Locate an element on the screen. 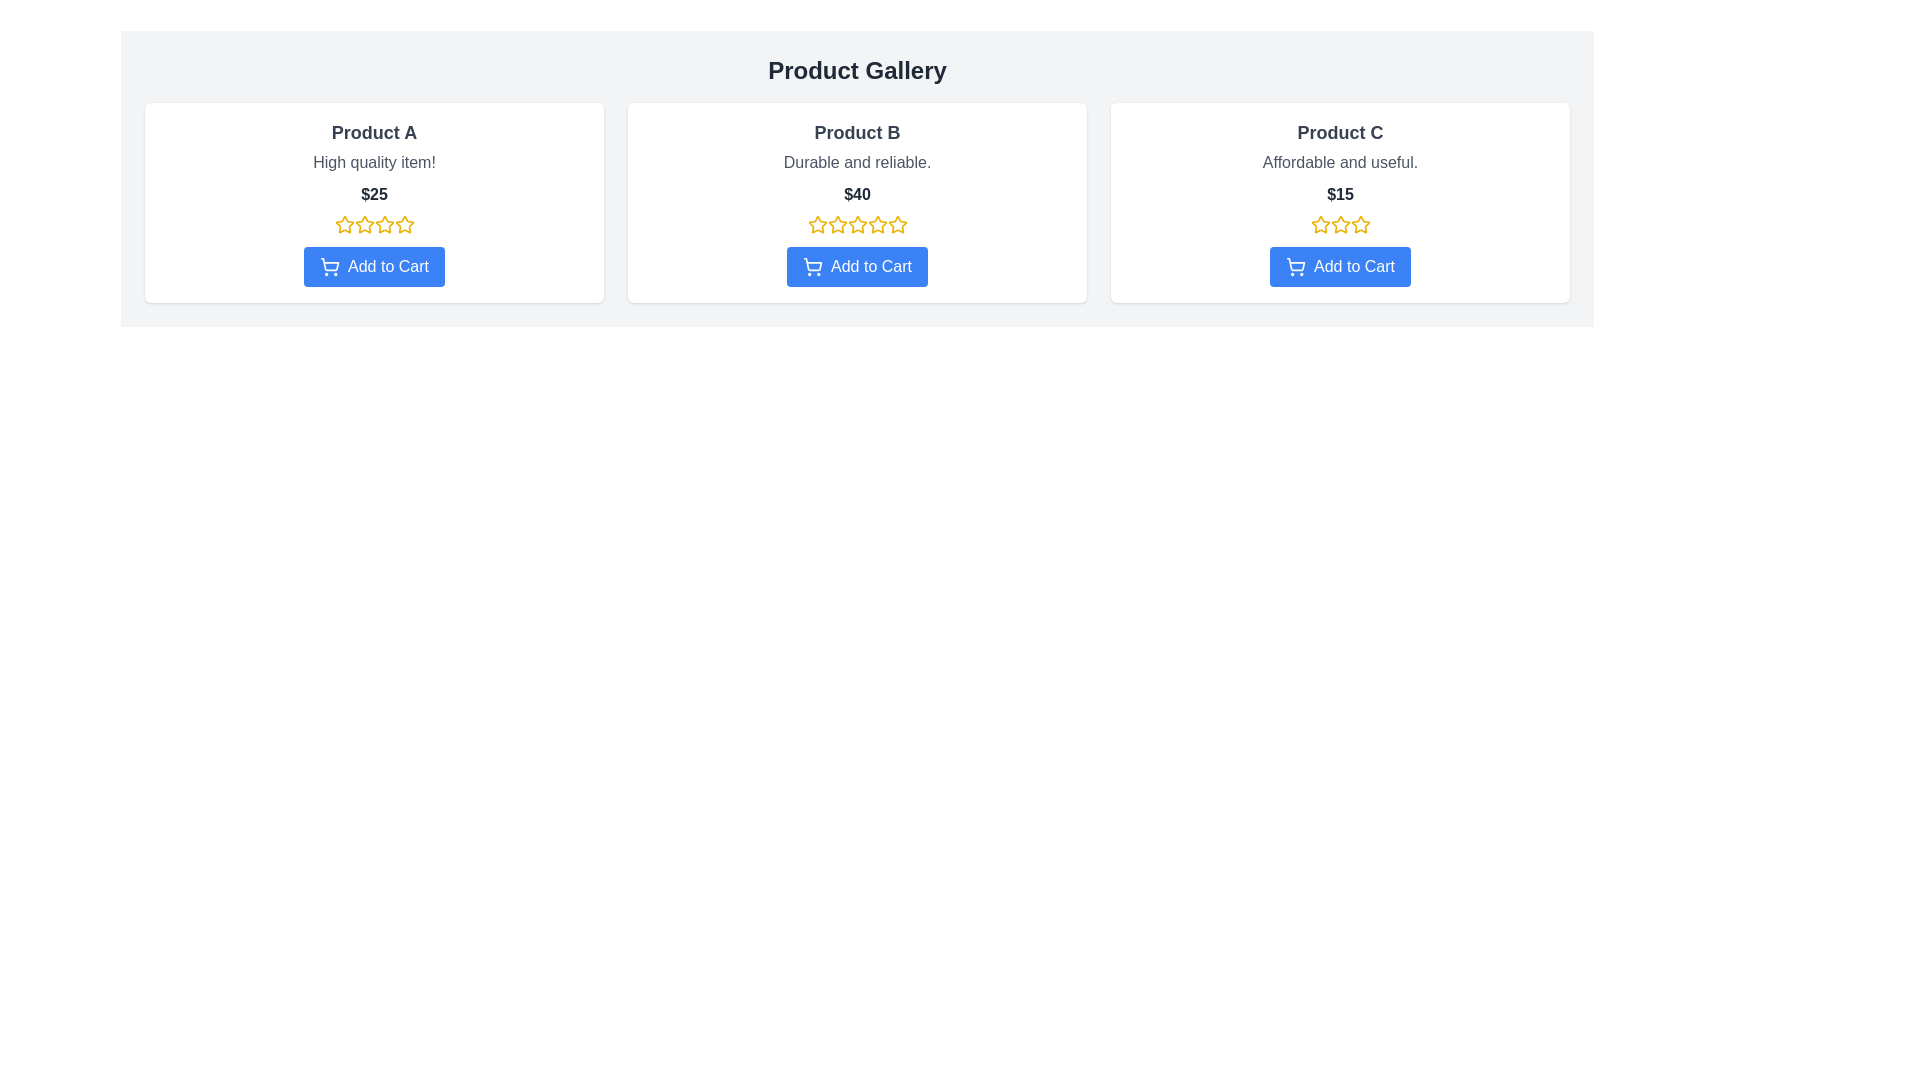 This screenshot has width=1920, height=1080. the first interactive star rating icon for 'Product A' is located at coordinates (344, 224).